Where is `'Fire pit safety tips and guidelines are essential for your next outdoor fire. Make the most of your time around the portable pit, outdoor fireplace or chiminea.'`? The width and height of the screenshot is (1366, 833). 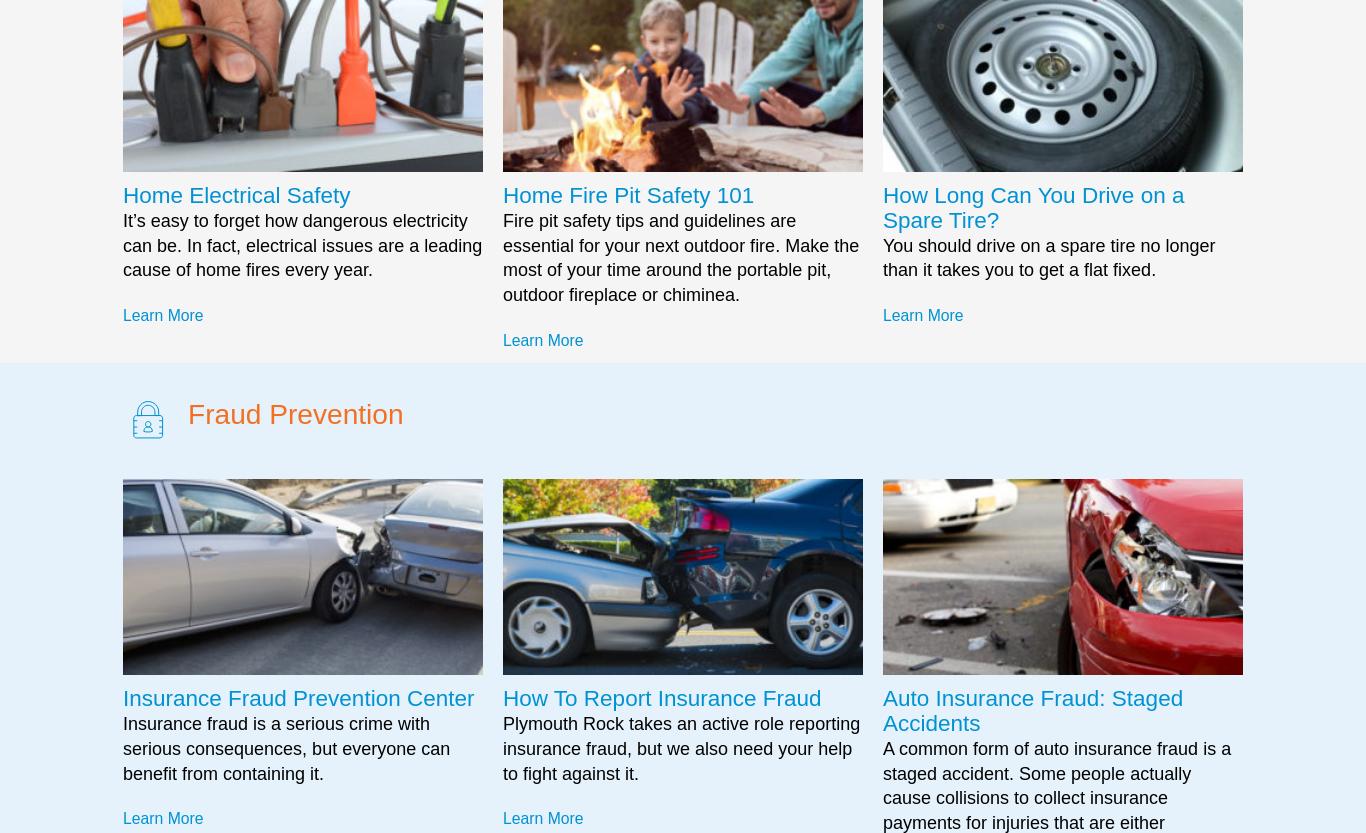 'Fire pit safety tips and guidelines are essential for your next outdoor fire. Make the most of your time around the portable pit, outdoor fireplace or chiminea.' is located at coordinates (679, 257).